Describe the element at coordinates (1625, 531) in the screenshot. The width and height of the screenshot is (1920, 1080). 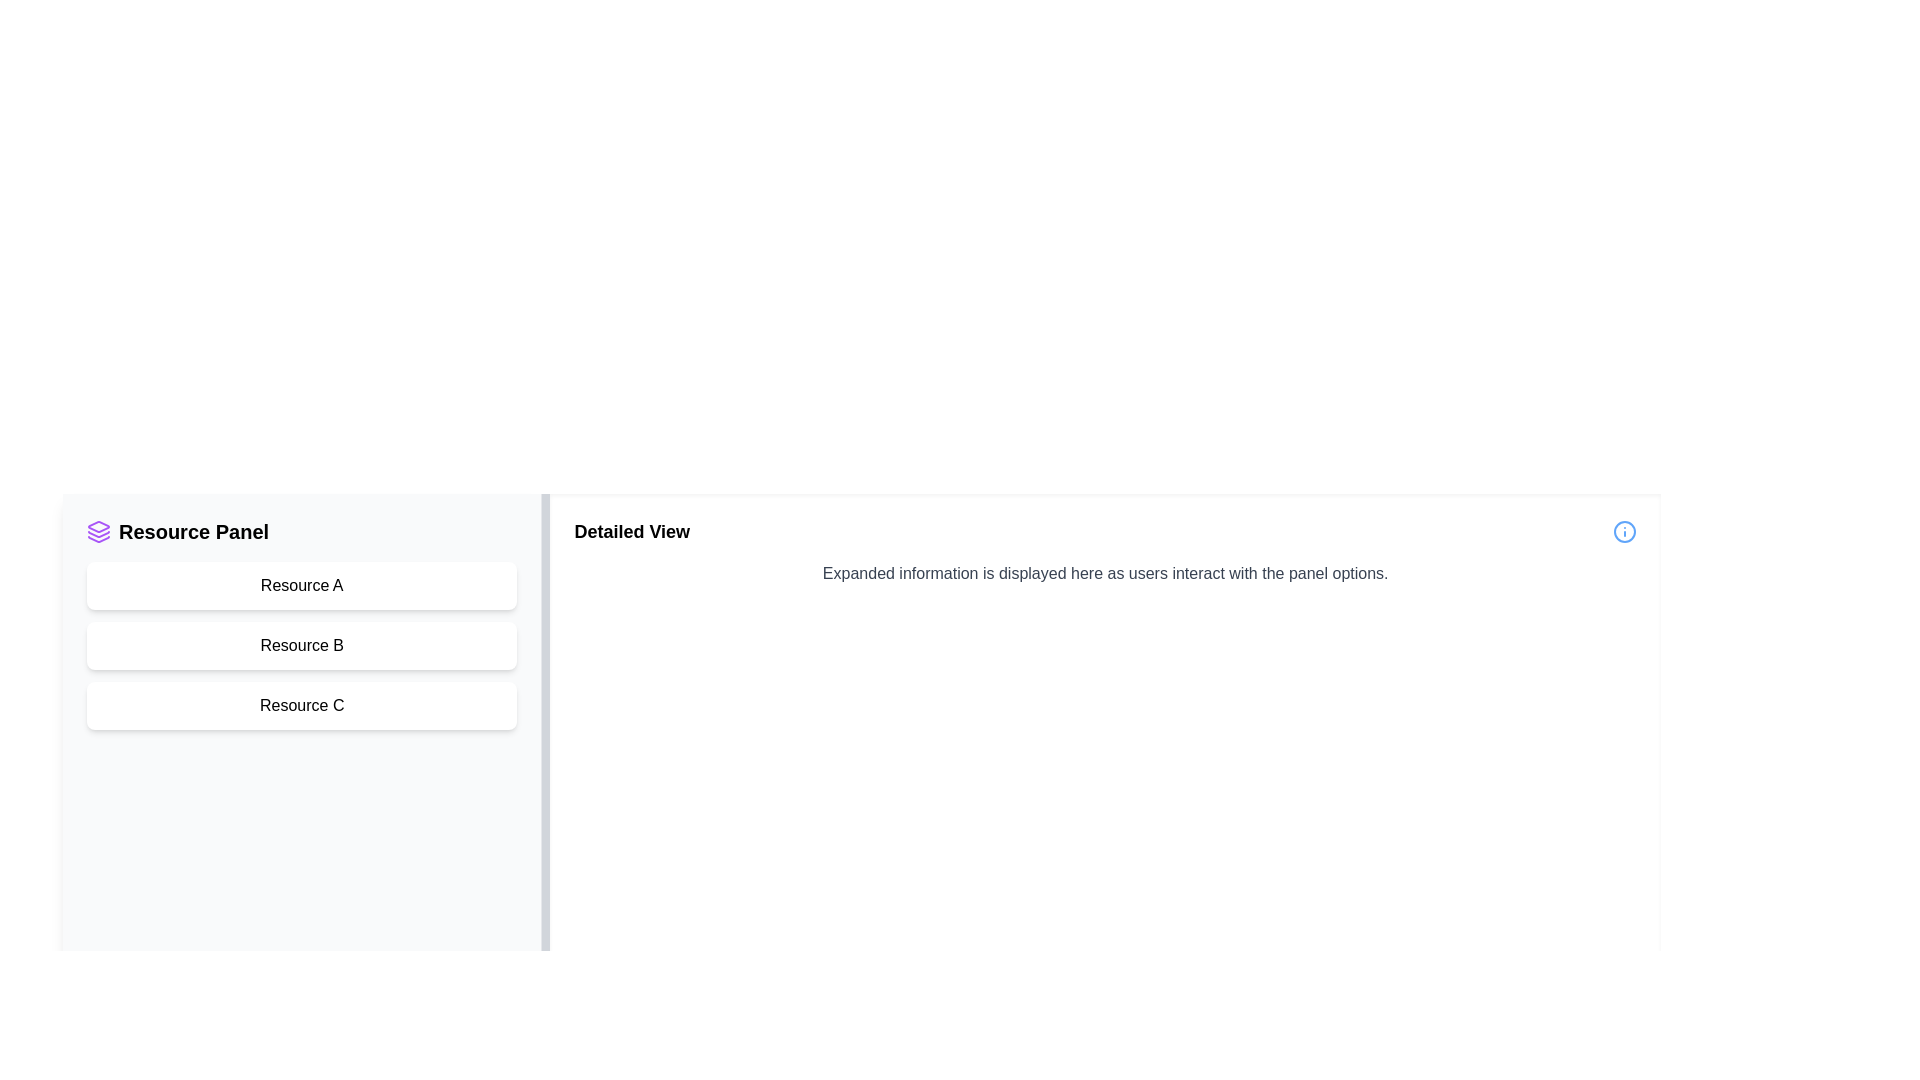
I see `the 'info' icon located to the right of the 'Detailed View' label` at that location.